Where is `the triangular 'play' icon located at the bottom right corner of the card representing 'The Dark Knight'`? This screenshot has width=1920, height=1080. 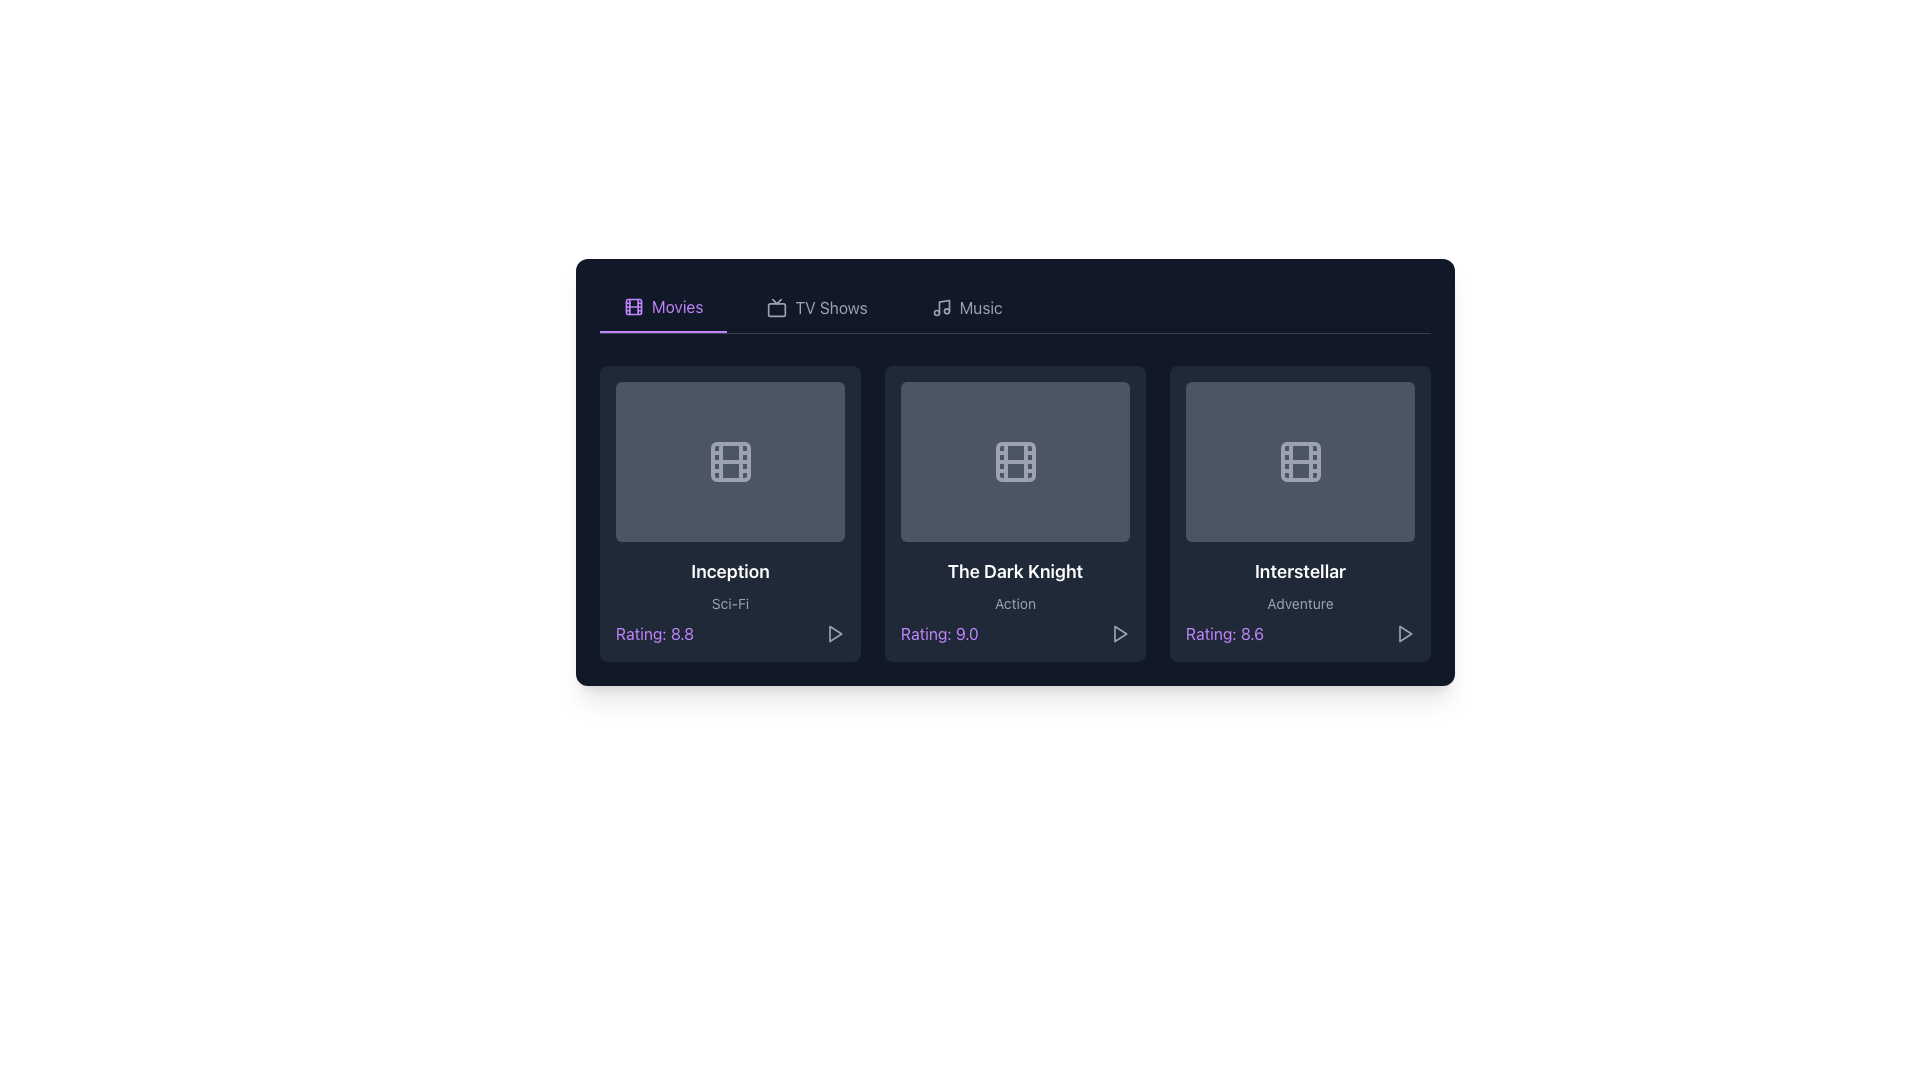
the triangular 'play' icon located at the bottom right corner of the card representing 'The Dark Knight' is located at coordinates (1120, 633).